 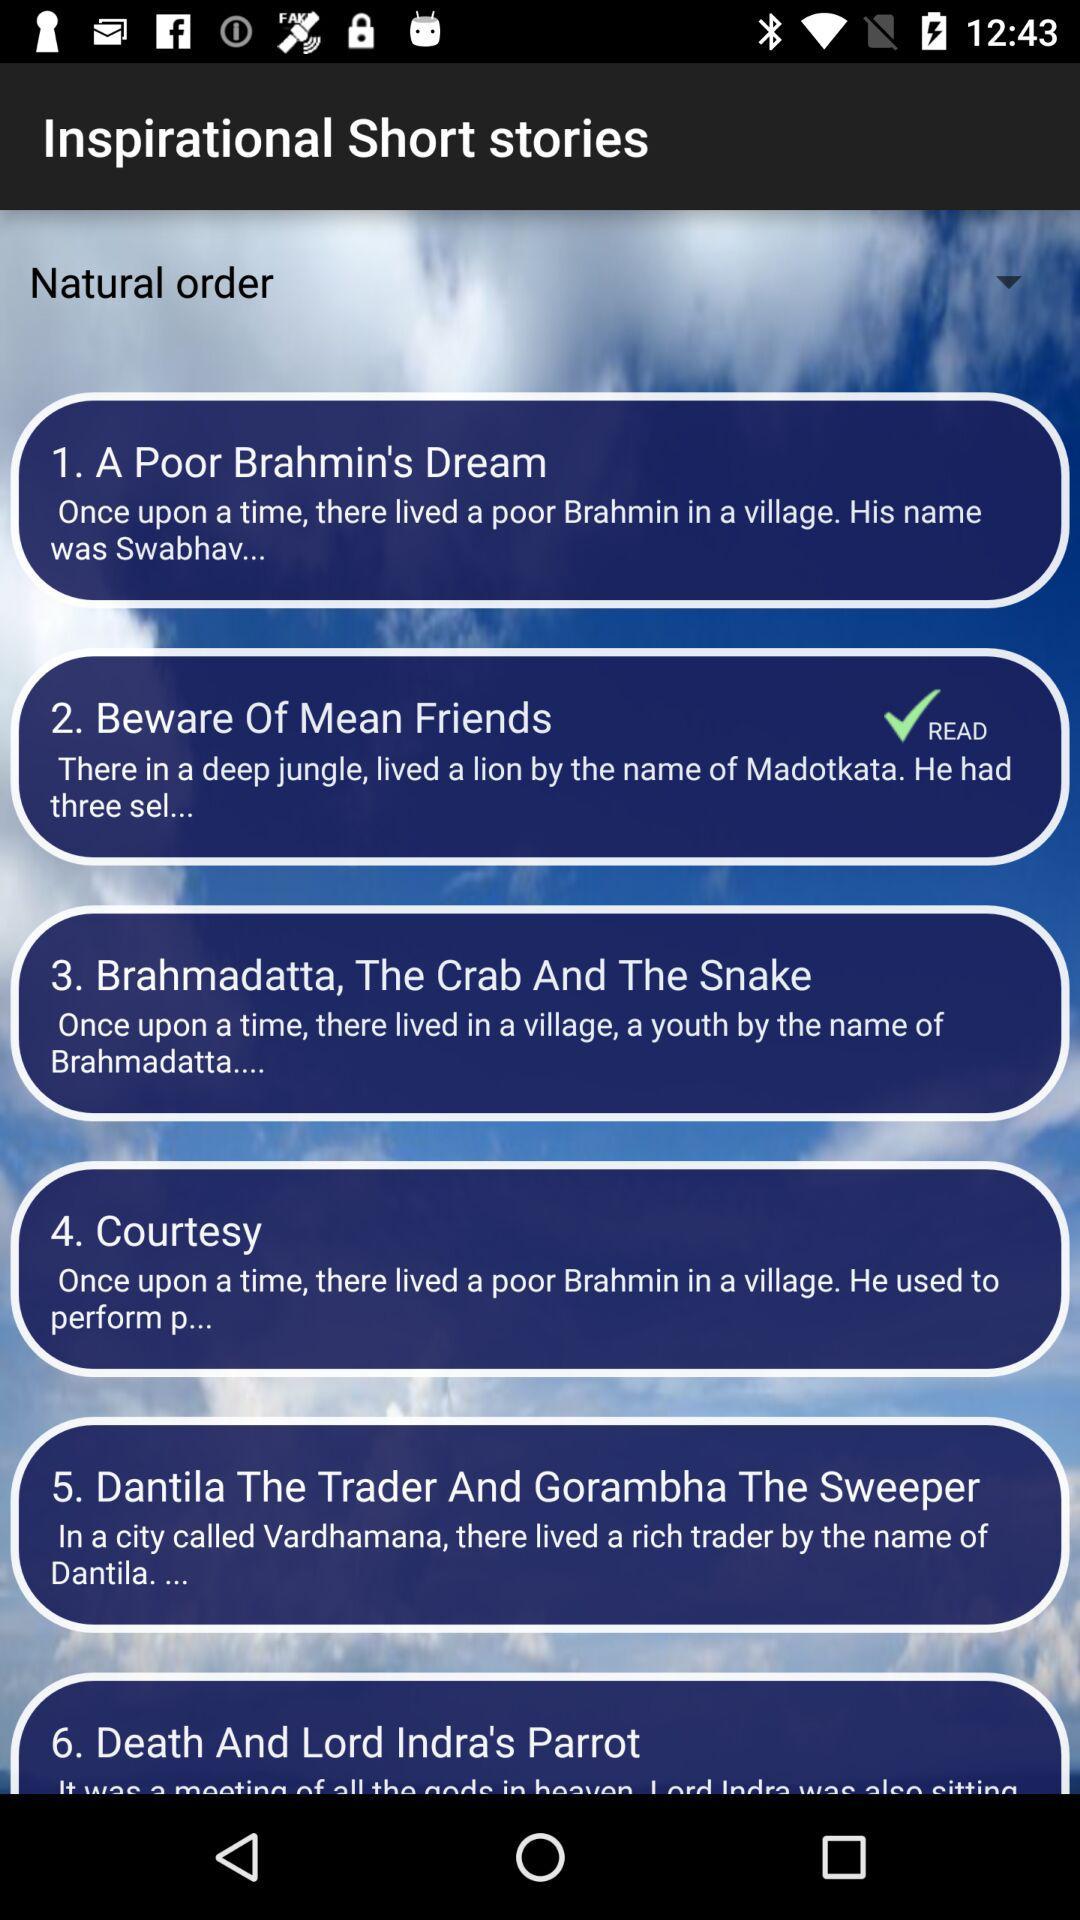 What do you see at coordinates (912, 715) in the screenshot?
I see `item next to the 2 beware of icon` at bounding box center [912, 715].